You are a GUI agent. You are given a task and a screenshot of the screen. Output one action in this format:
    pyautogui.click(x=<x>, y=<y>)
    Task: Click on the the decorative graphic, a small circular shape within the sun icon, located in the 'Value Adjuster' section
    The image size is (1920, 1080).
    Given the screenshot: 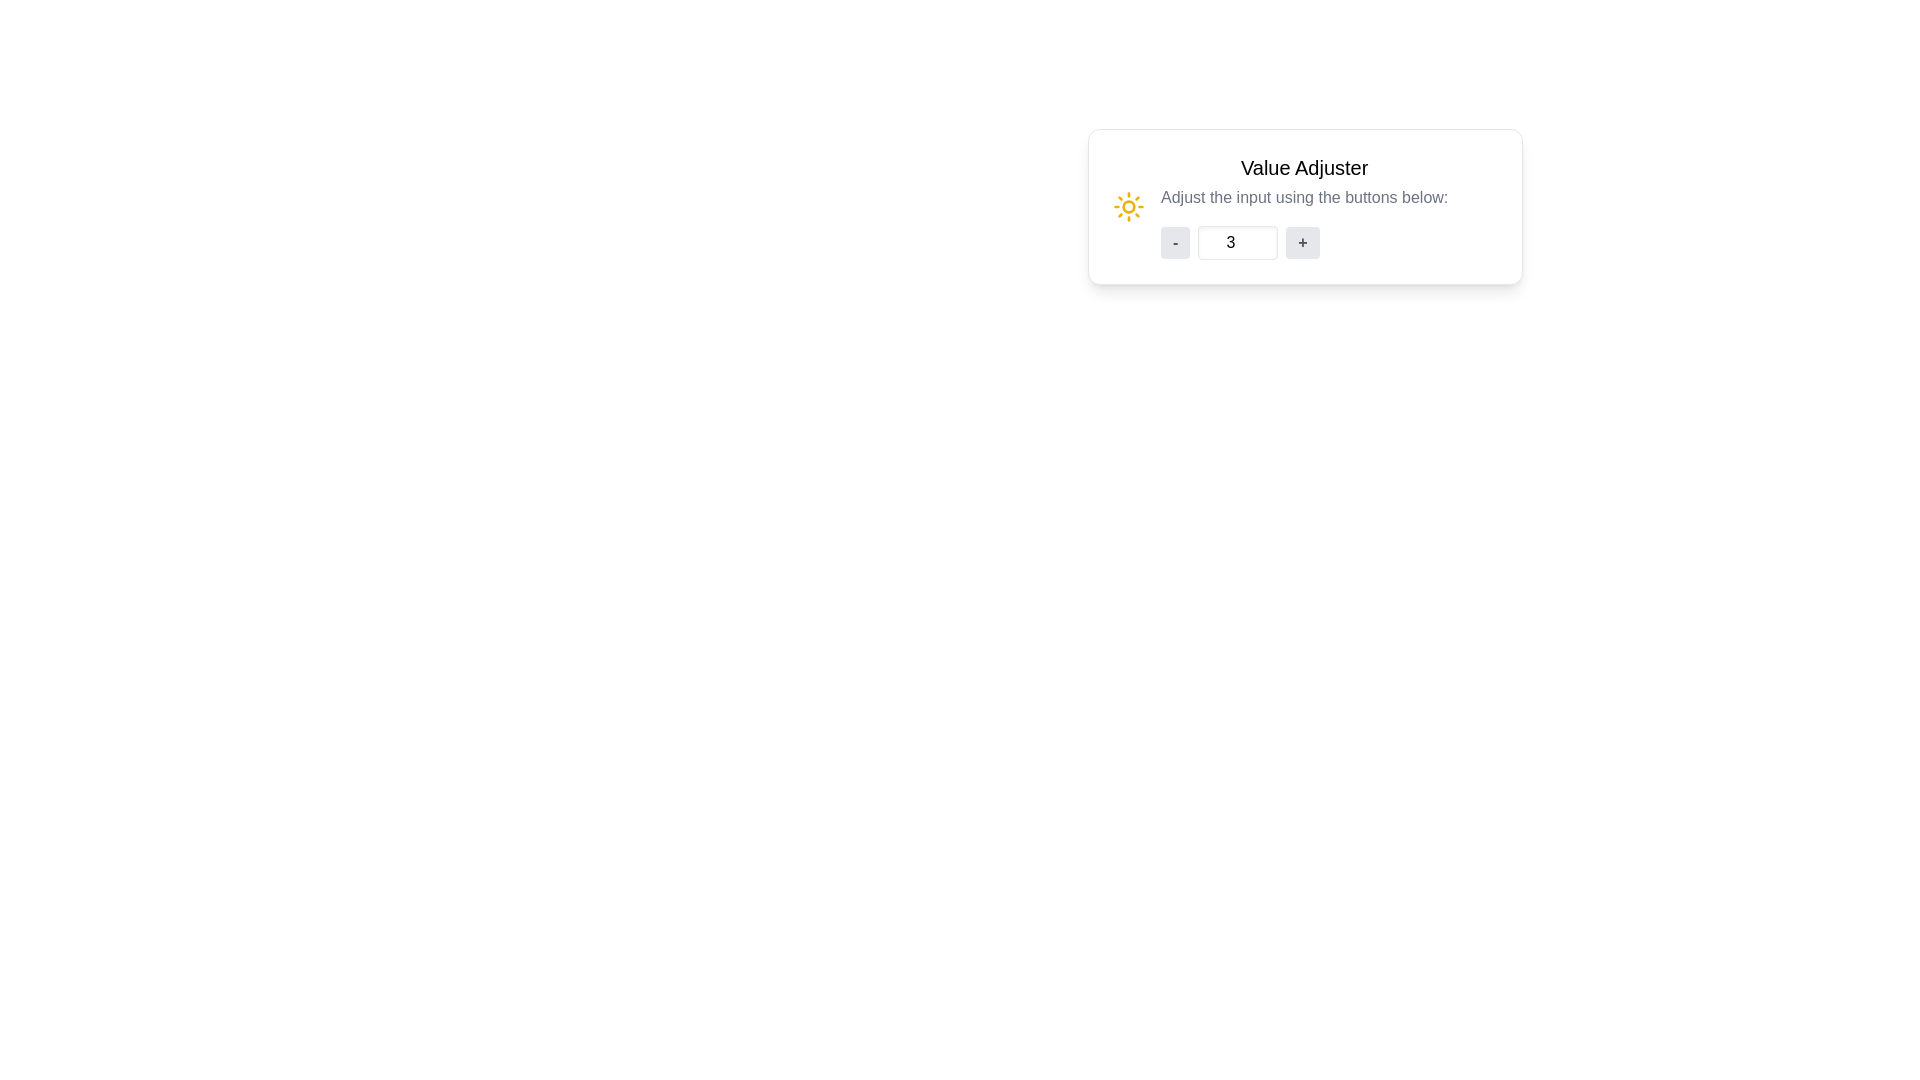 What is the action you would take?
    pyautogui.click(x=1128, y=207)
    